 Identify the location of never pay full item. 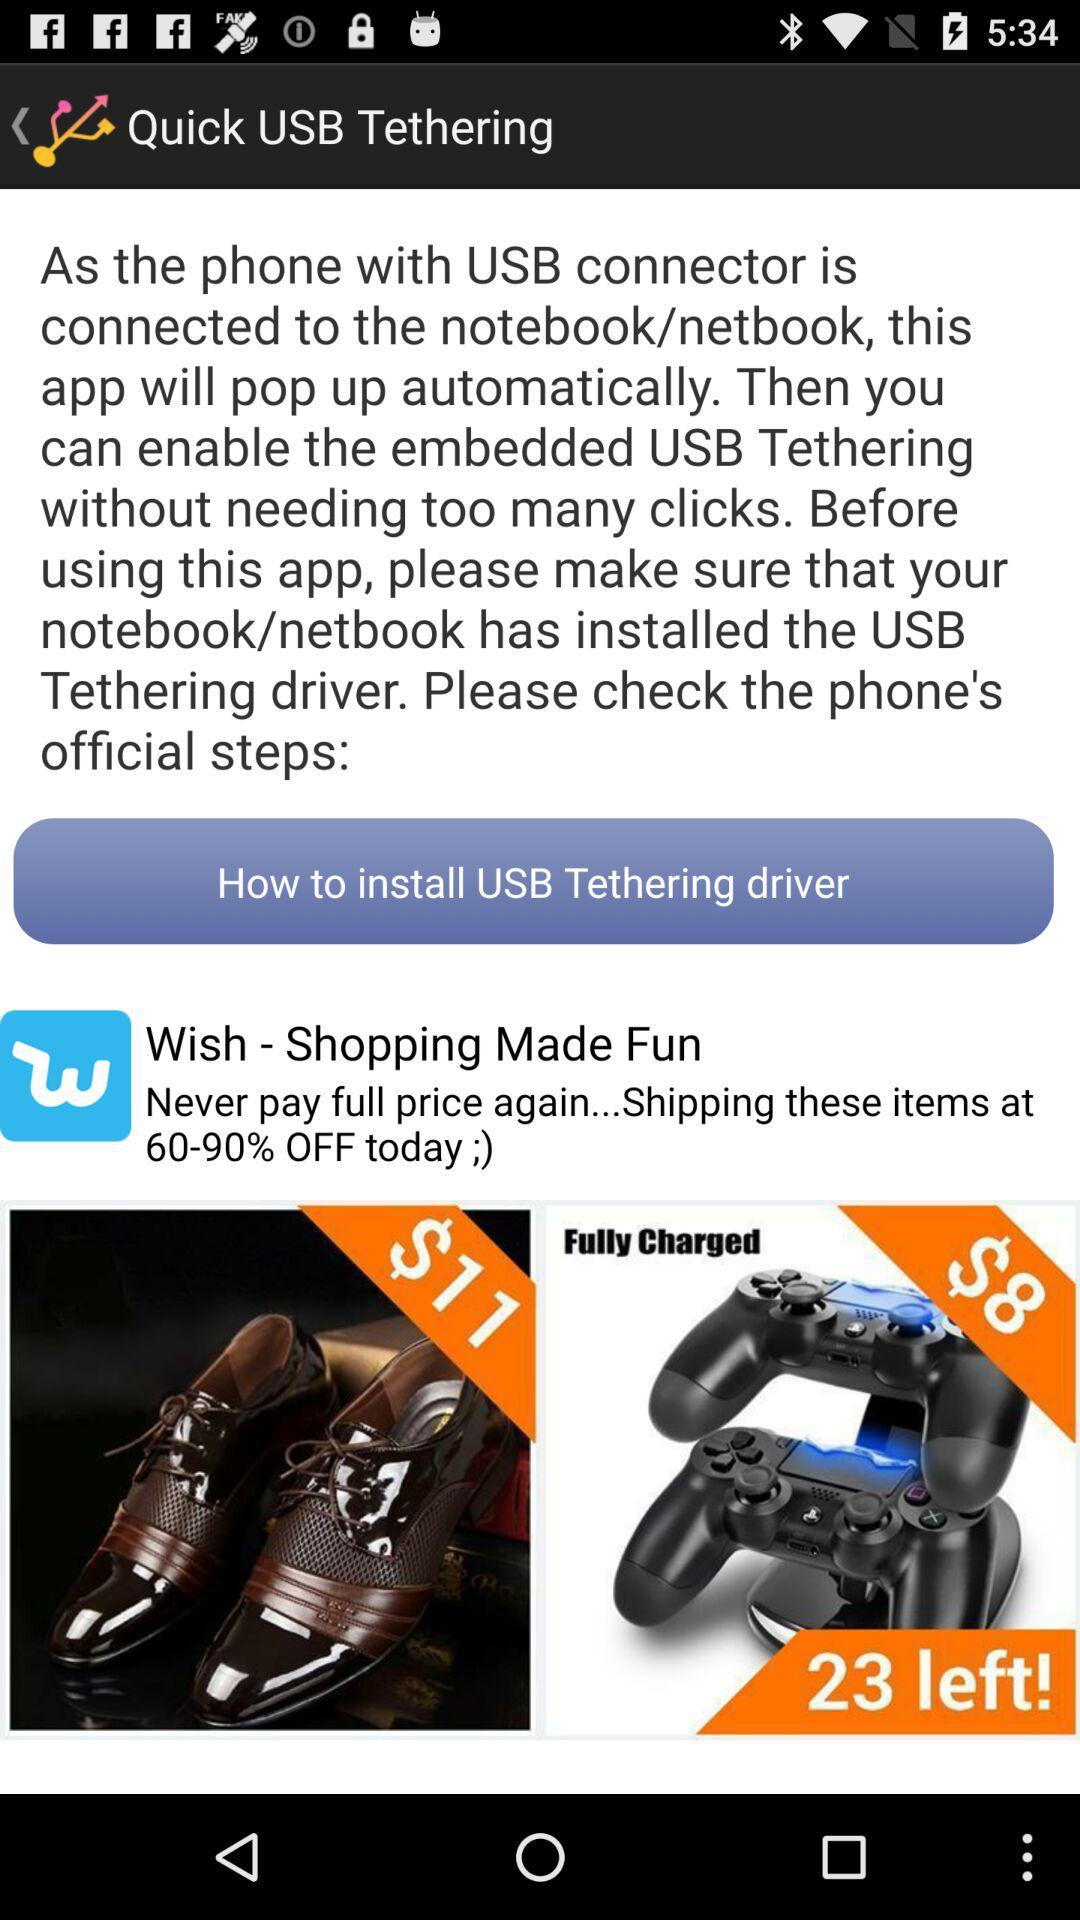
(611, 1123).